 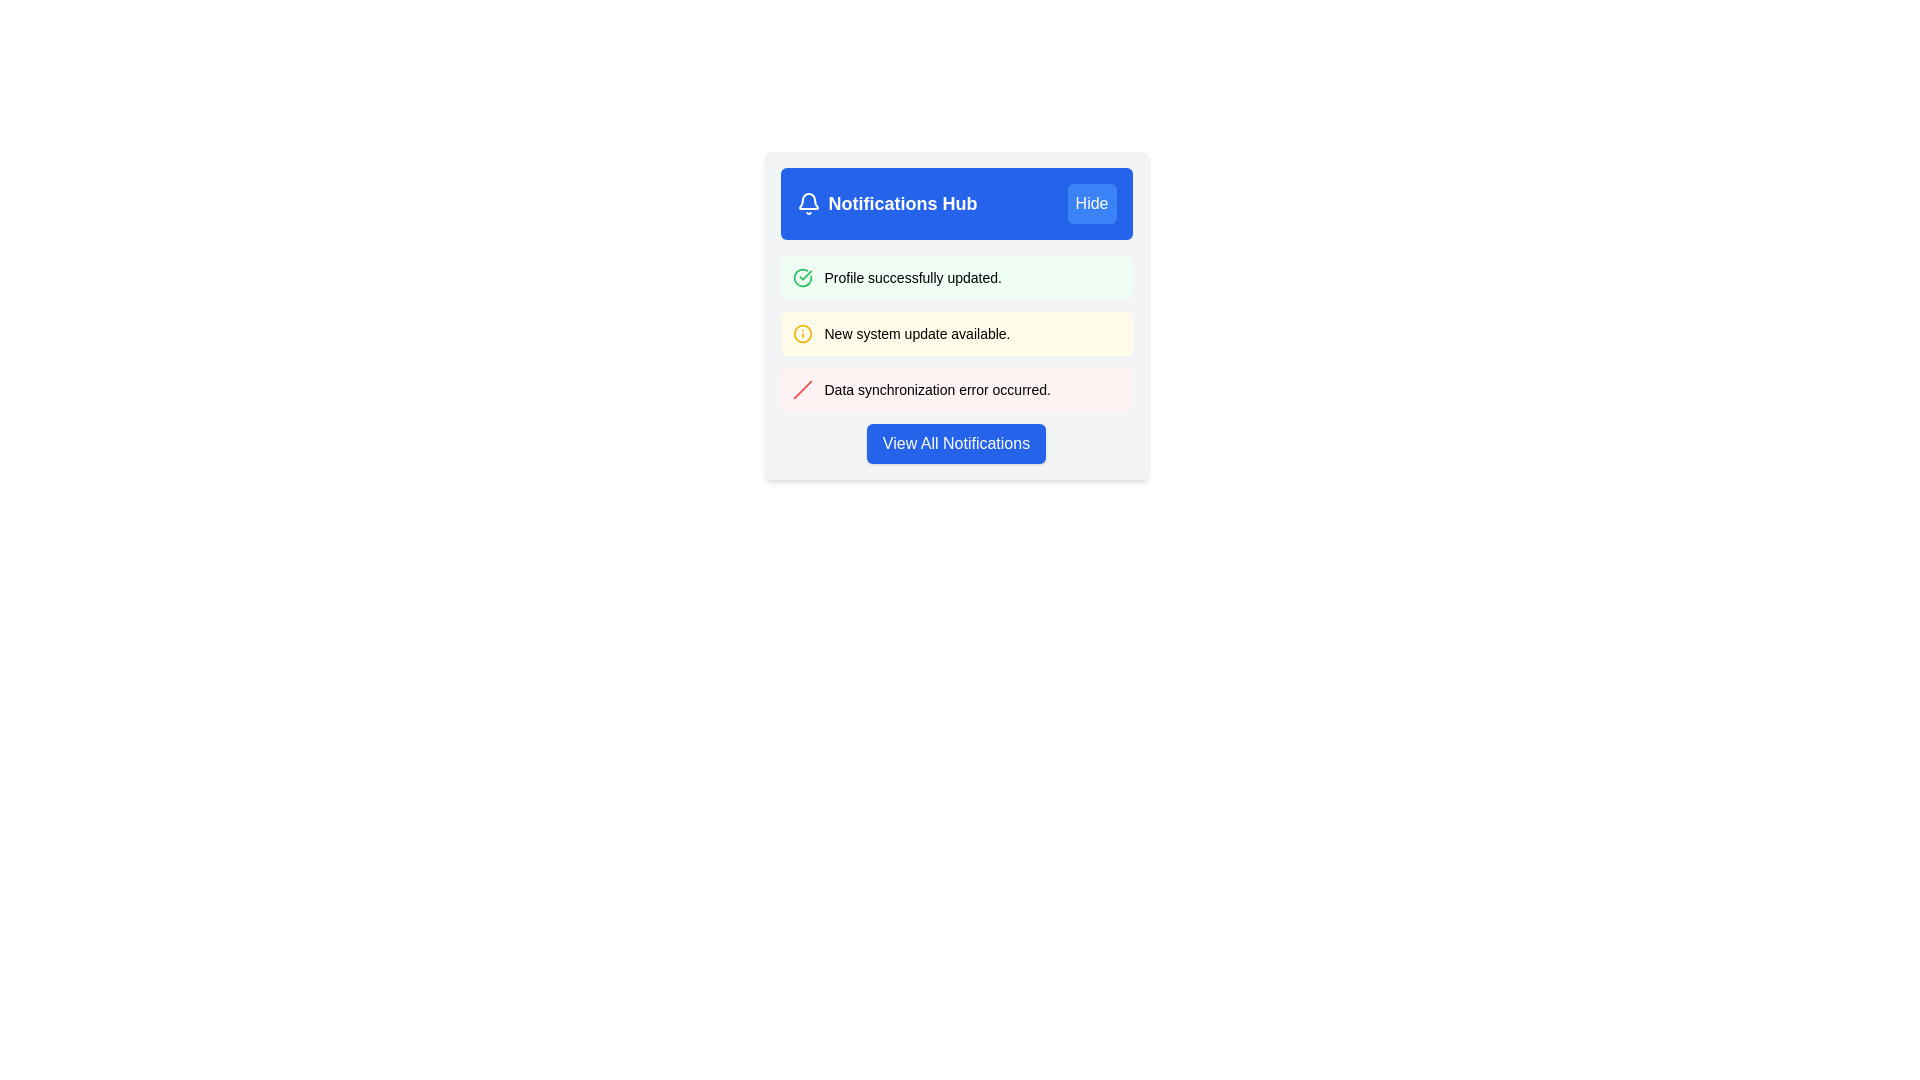 I want to click on the button located at the bottom of the notification panel, so click(x=955, y=442).